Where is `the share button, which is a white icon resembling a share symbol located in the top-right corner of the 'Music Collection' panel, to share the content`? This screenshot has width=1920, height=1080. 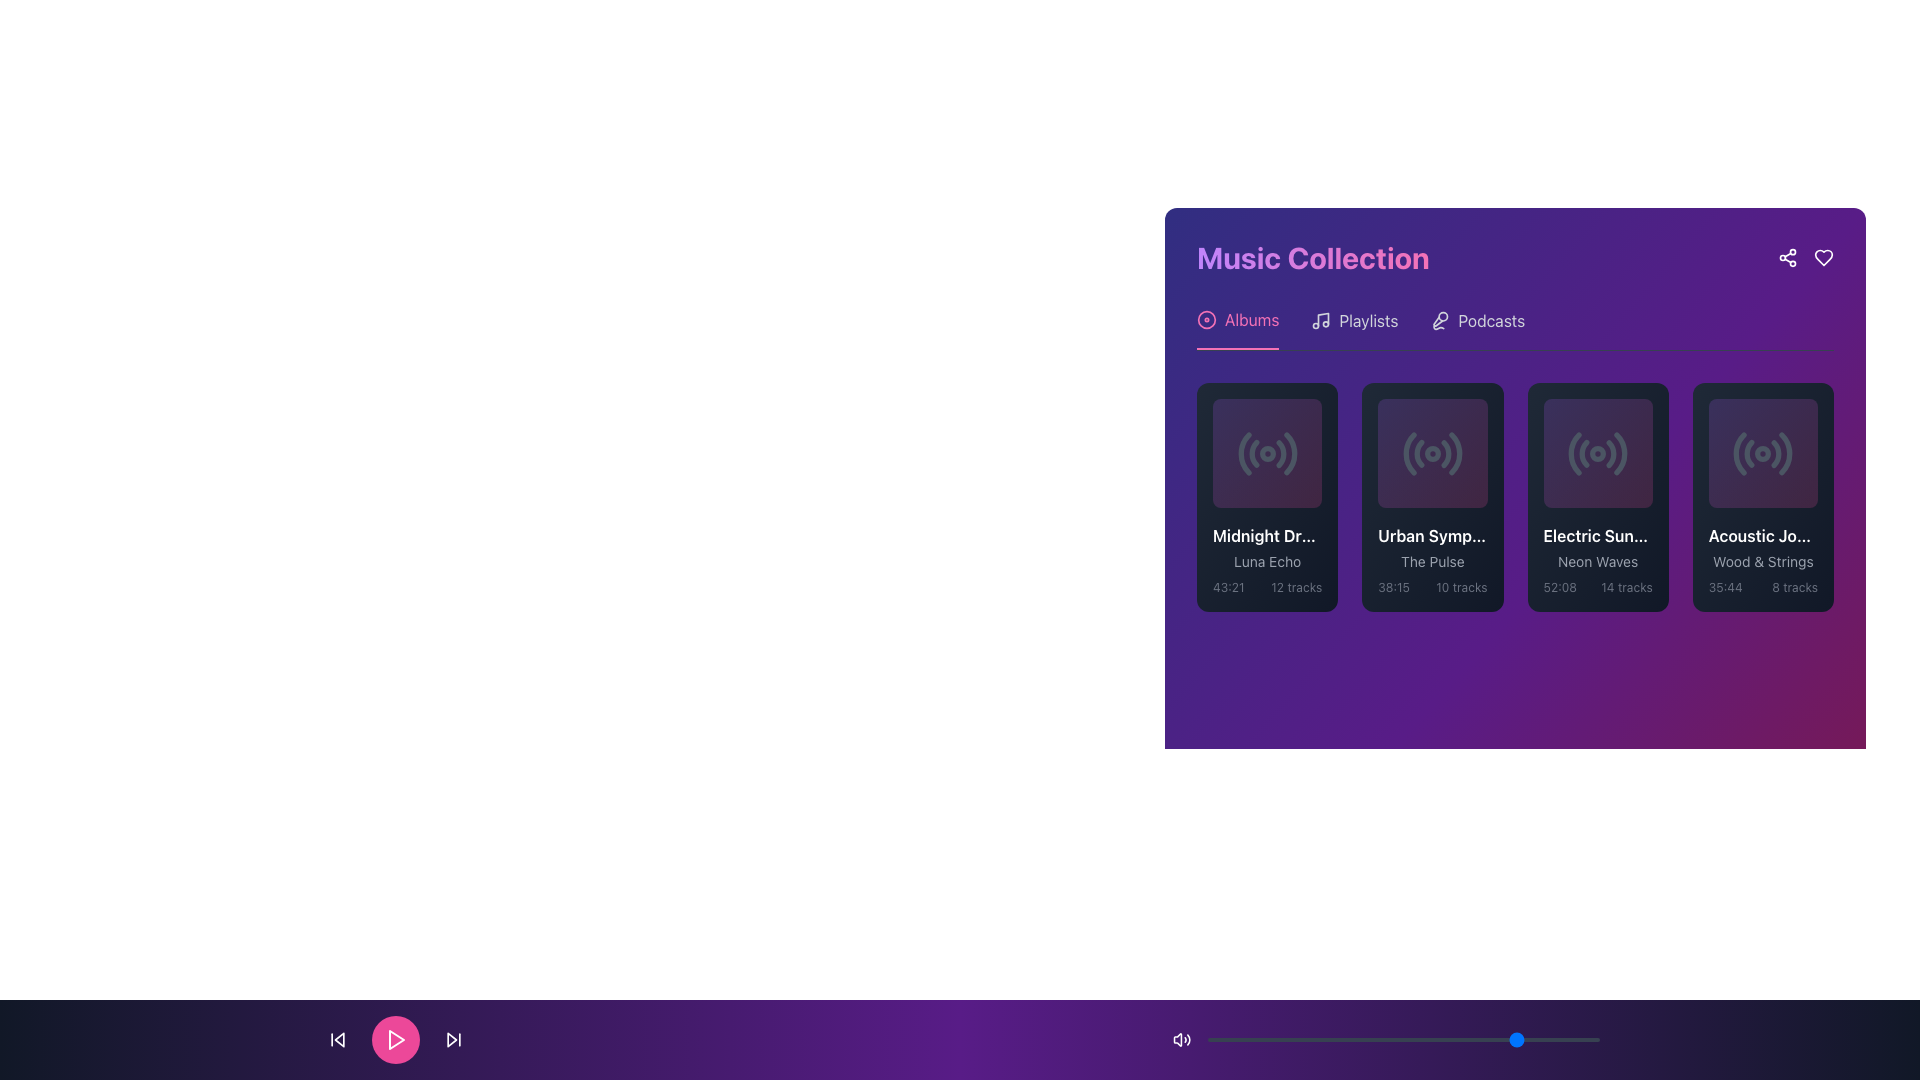
the share button, which is a white icon resembling a share symbol located in the top-right corner of the 'Music Collection' panel, to share the content is located at coordinates (1788, 257).